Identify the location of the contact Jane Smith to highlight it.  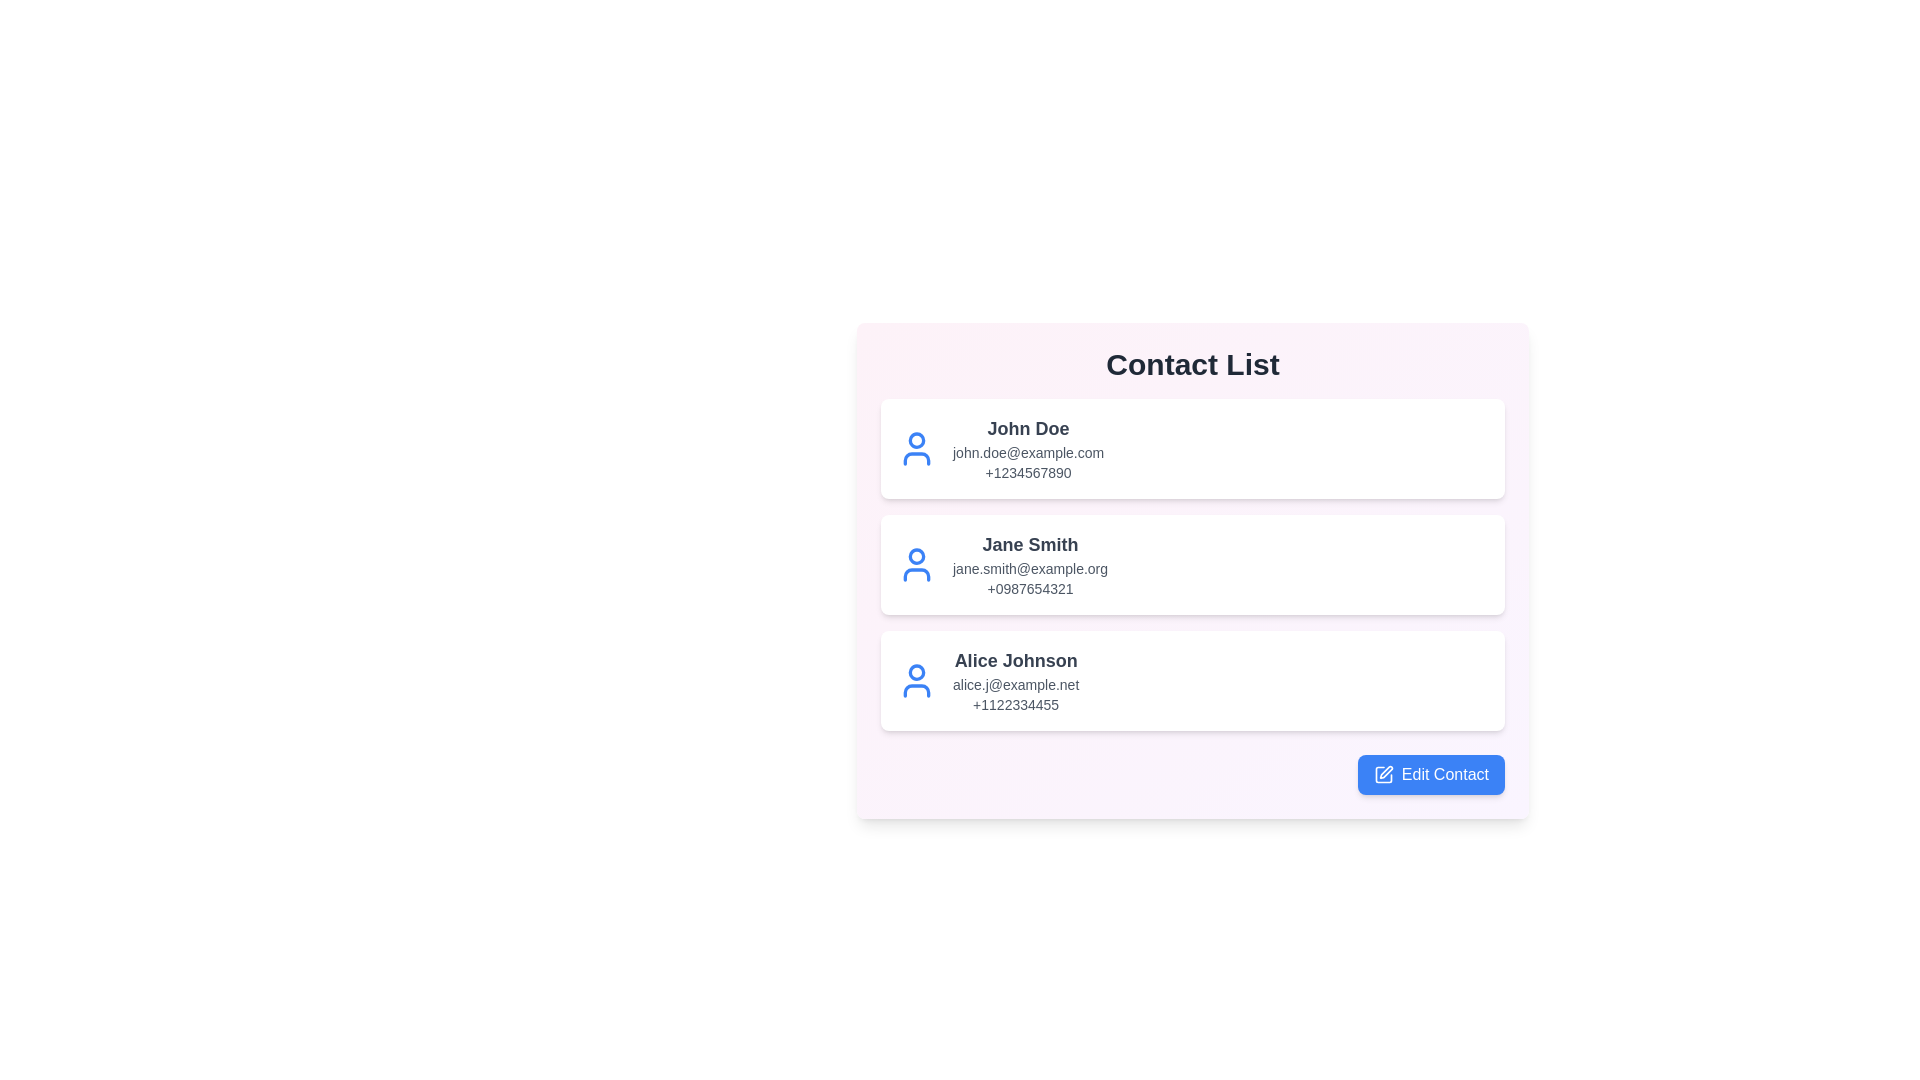
(1193, 564).